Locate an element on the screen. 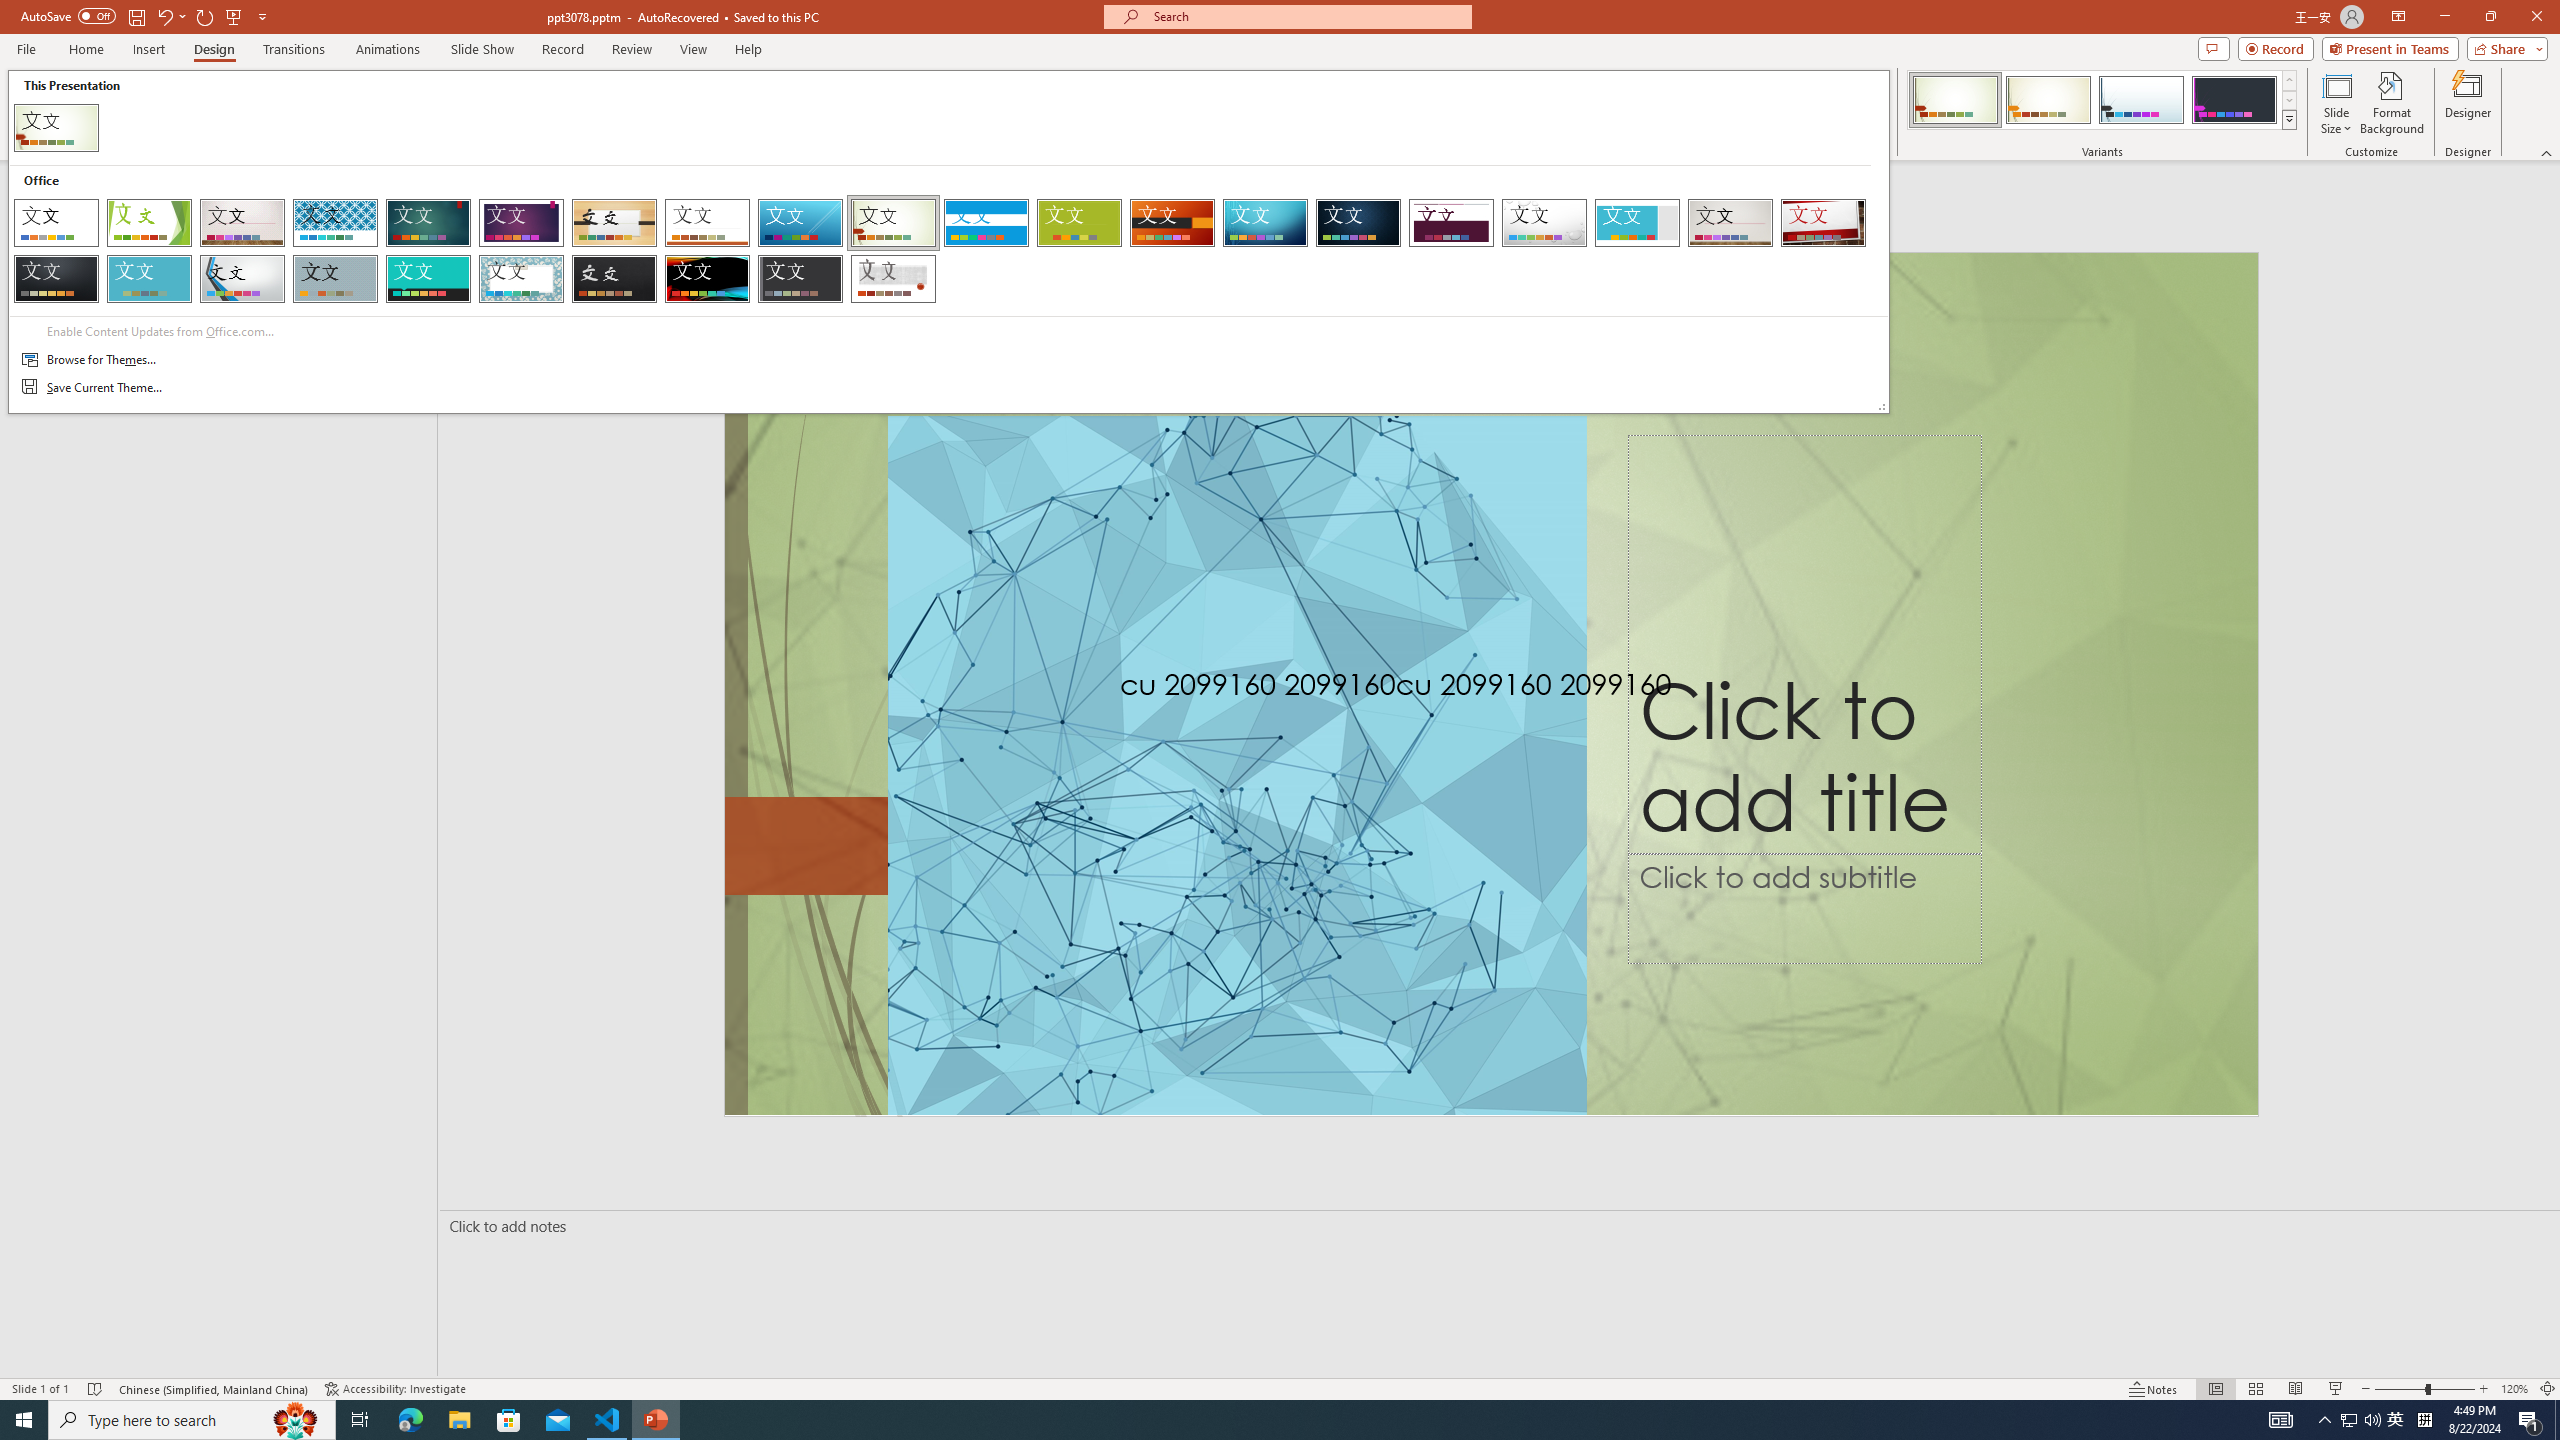  'Start' is located at coordinates (24, 1418).